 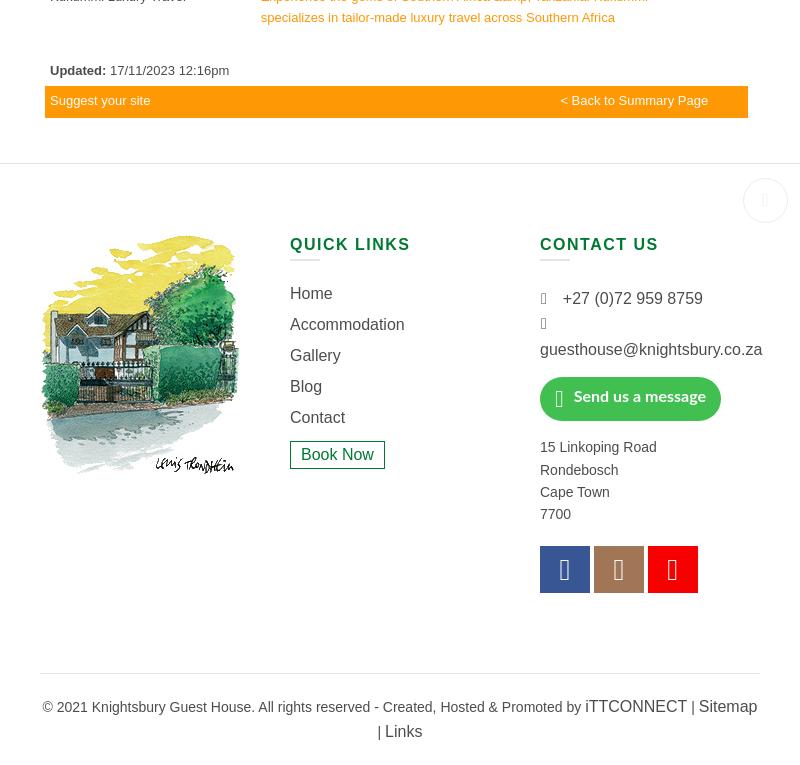 I want to click on 'guesthouse@knightsbury.co.za', so click(x=649, y=347).